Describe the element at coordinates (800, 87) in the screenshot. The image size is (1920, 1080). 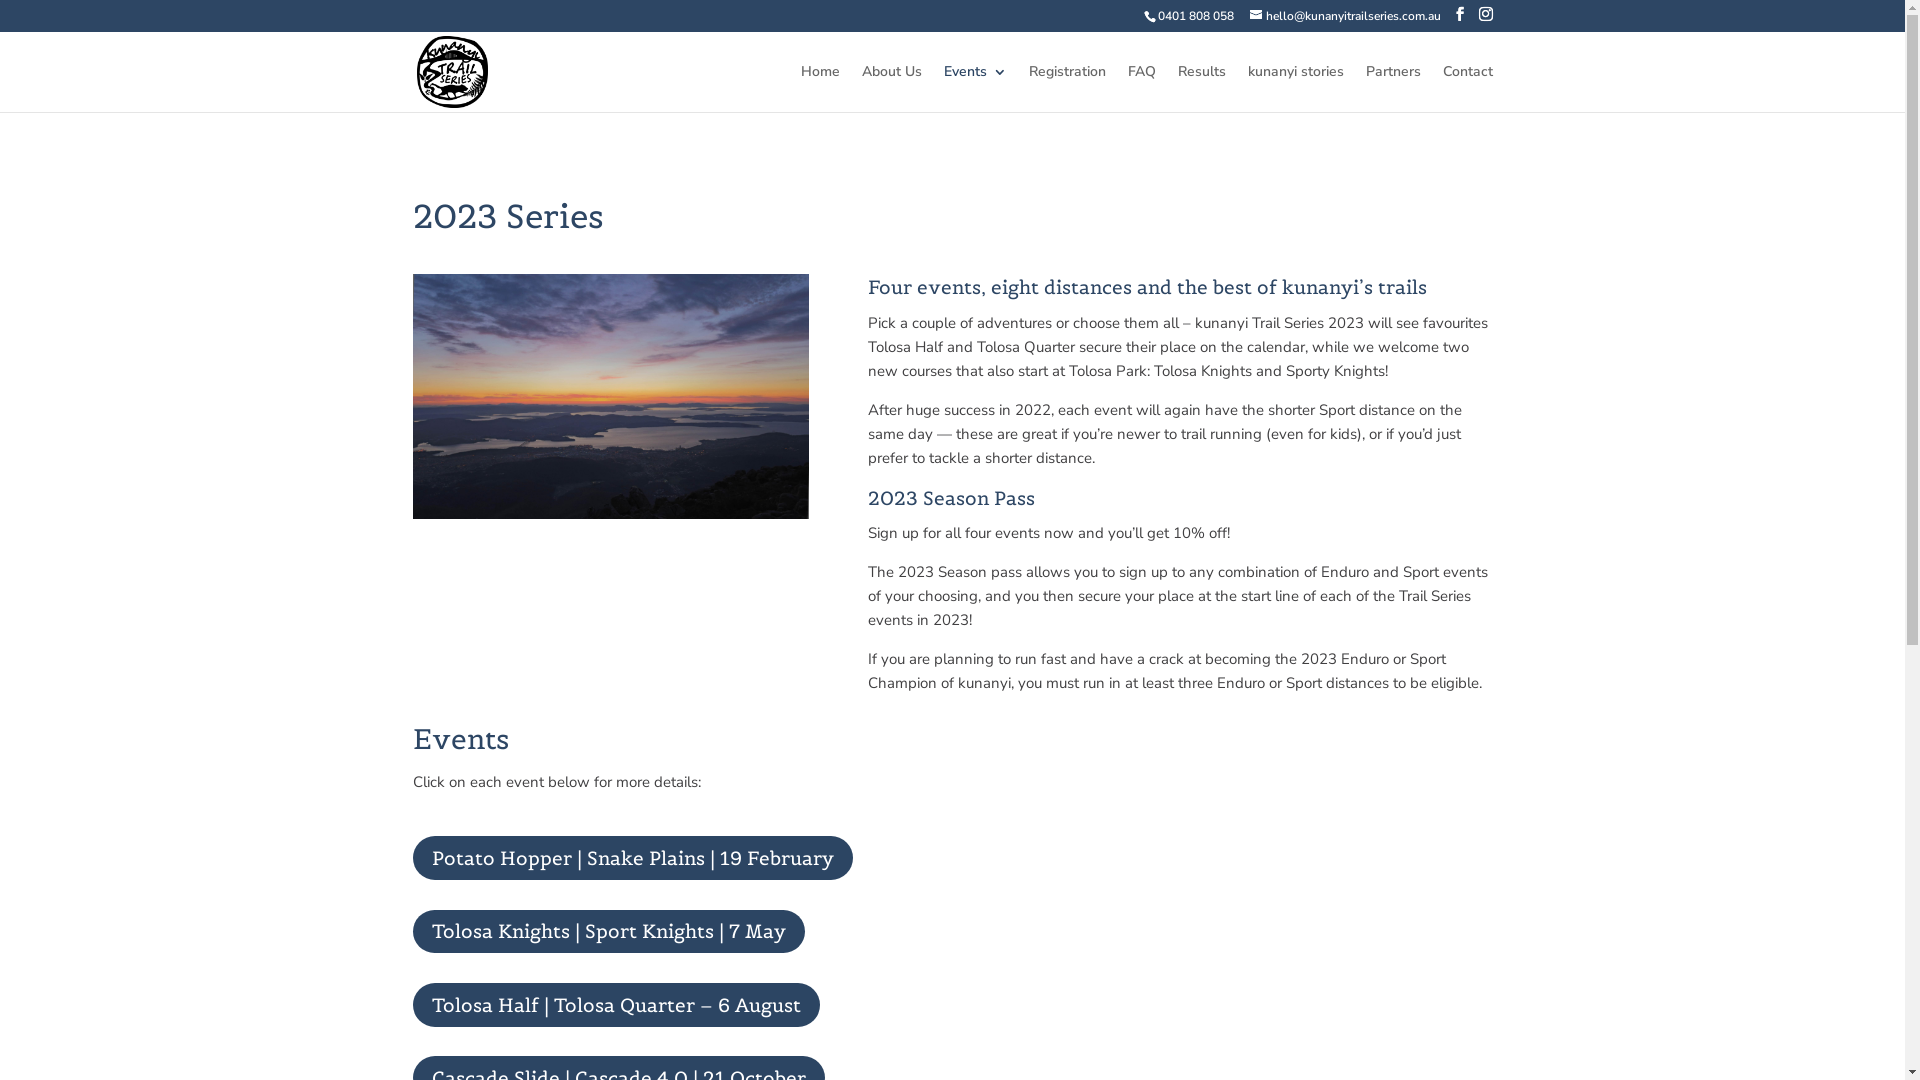
I see `'Home'` at that location.